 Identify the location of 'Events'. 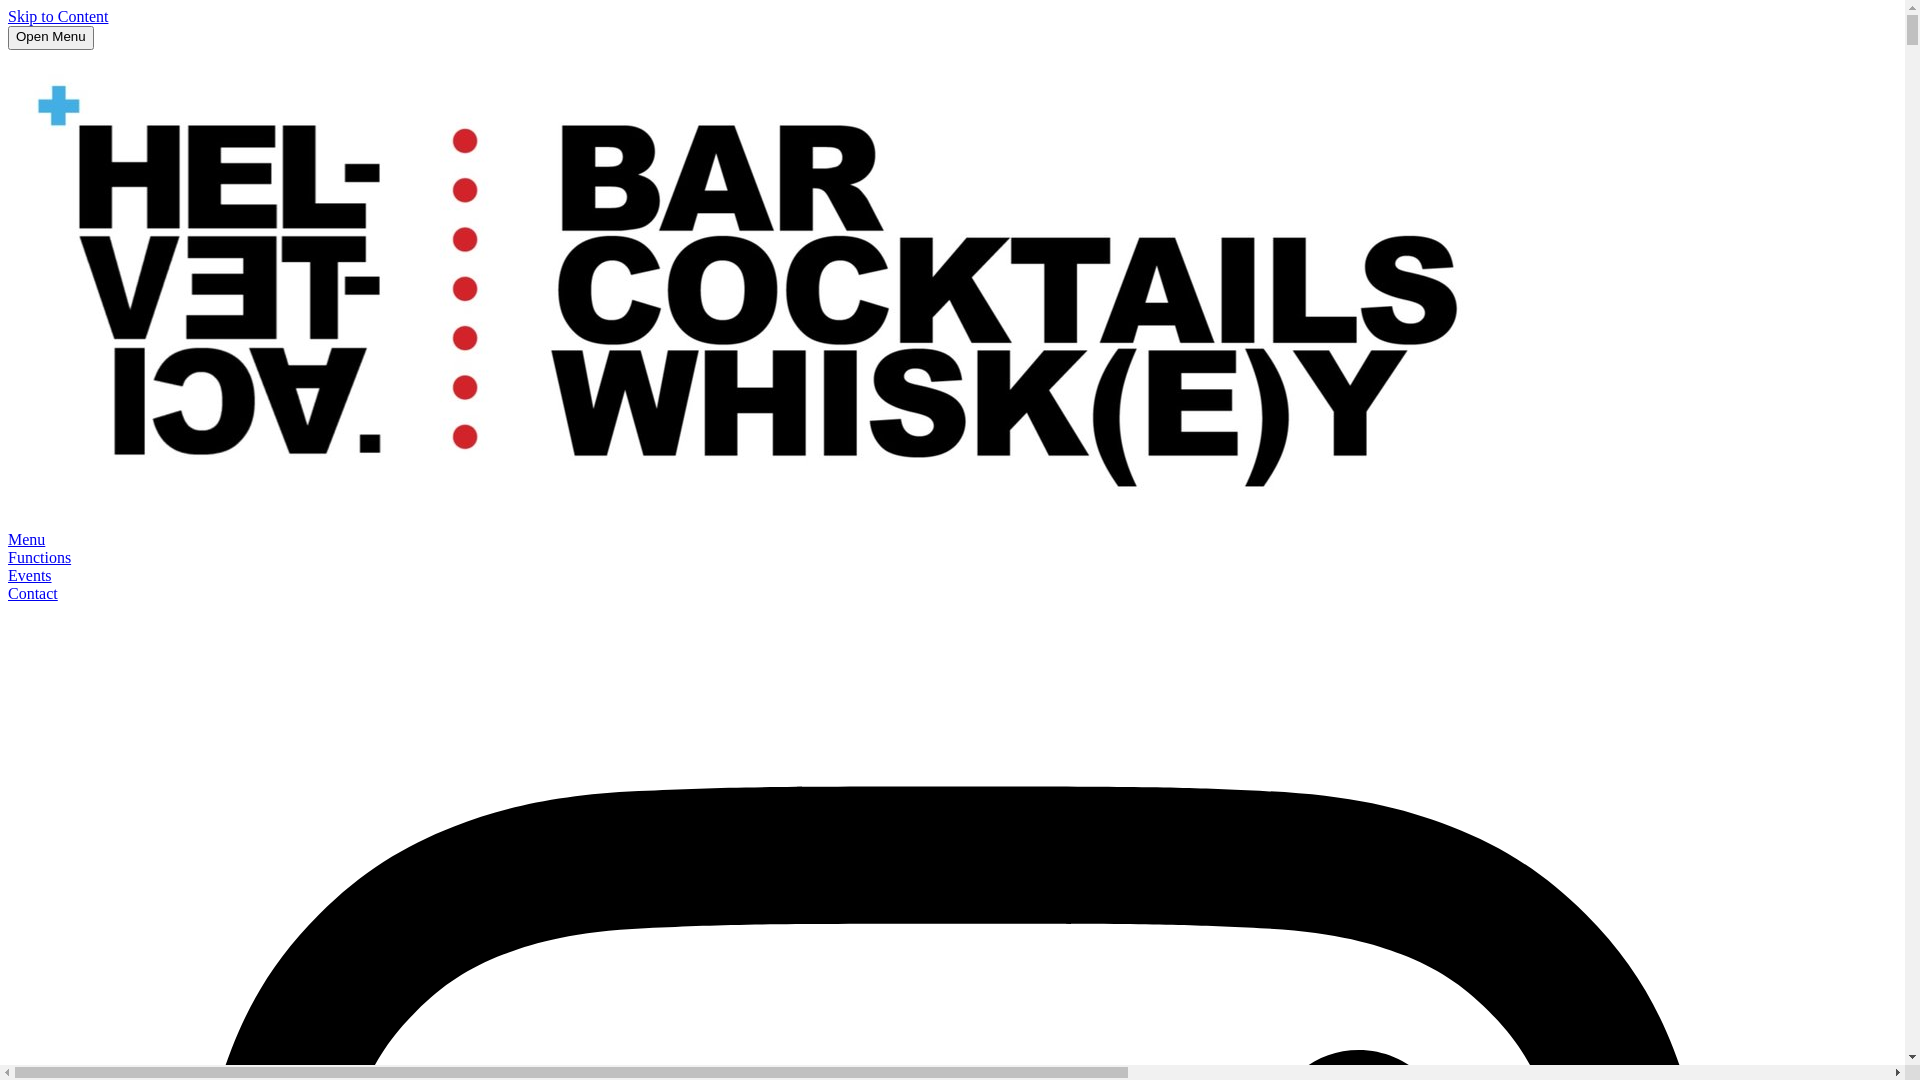
(8, 575).